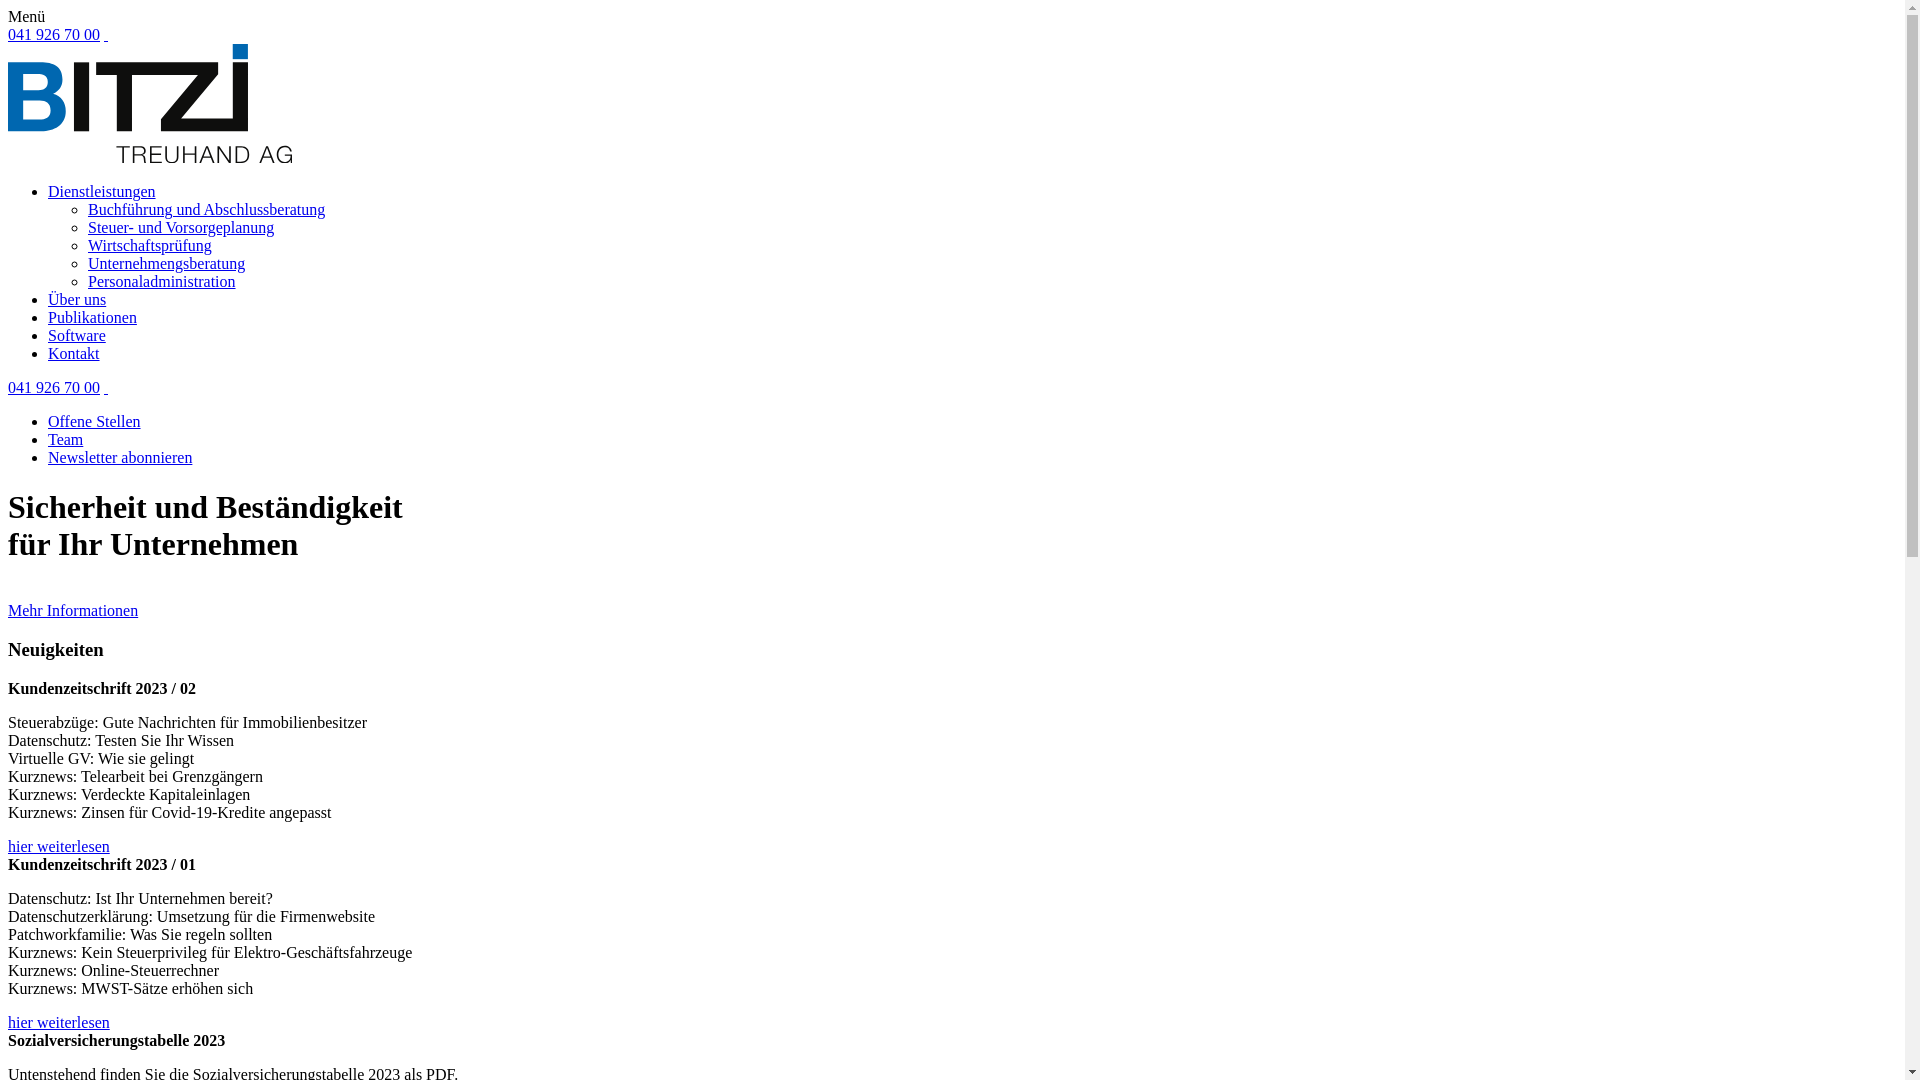  Describe the element at coordinates (166, 262) in the screenshot. I see `'Unternehmengsberatung'` at that location.